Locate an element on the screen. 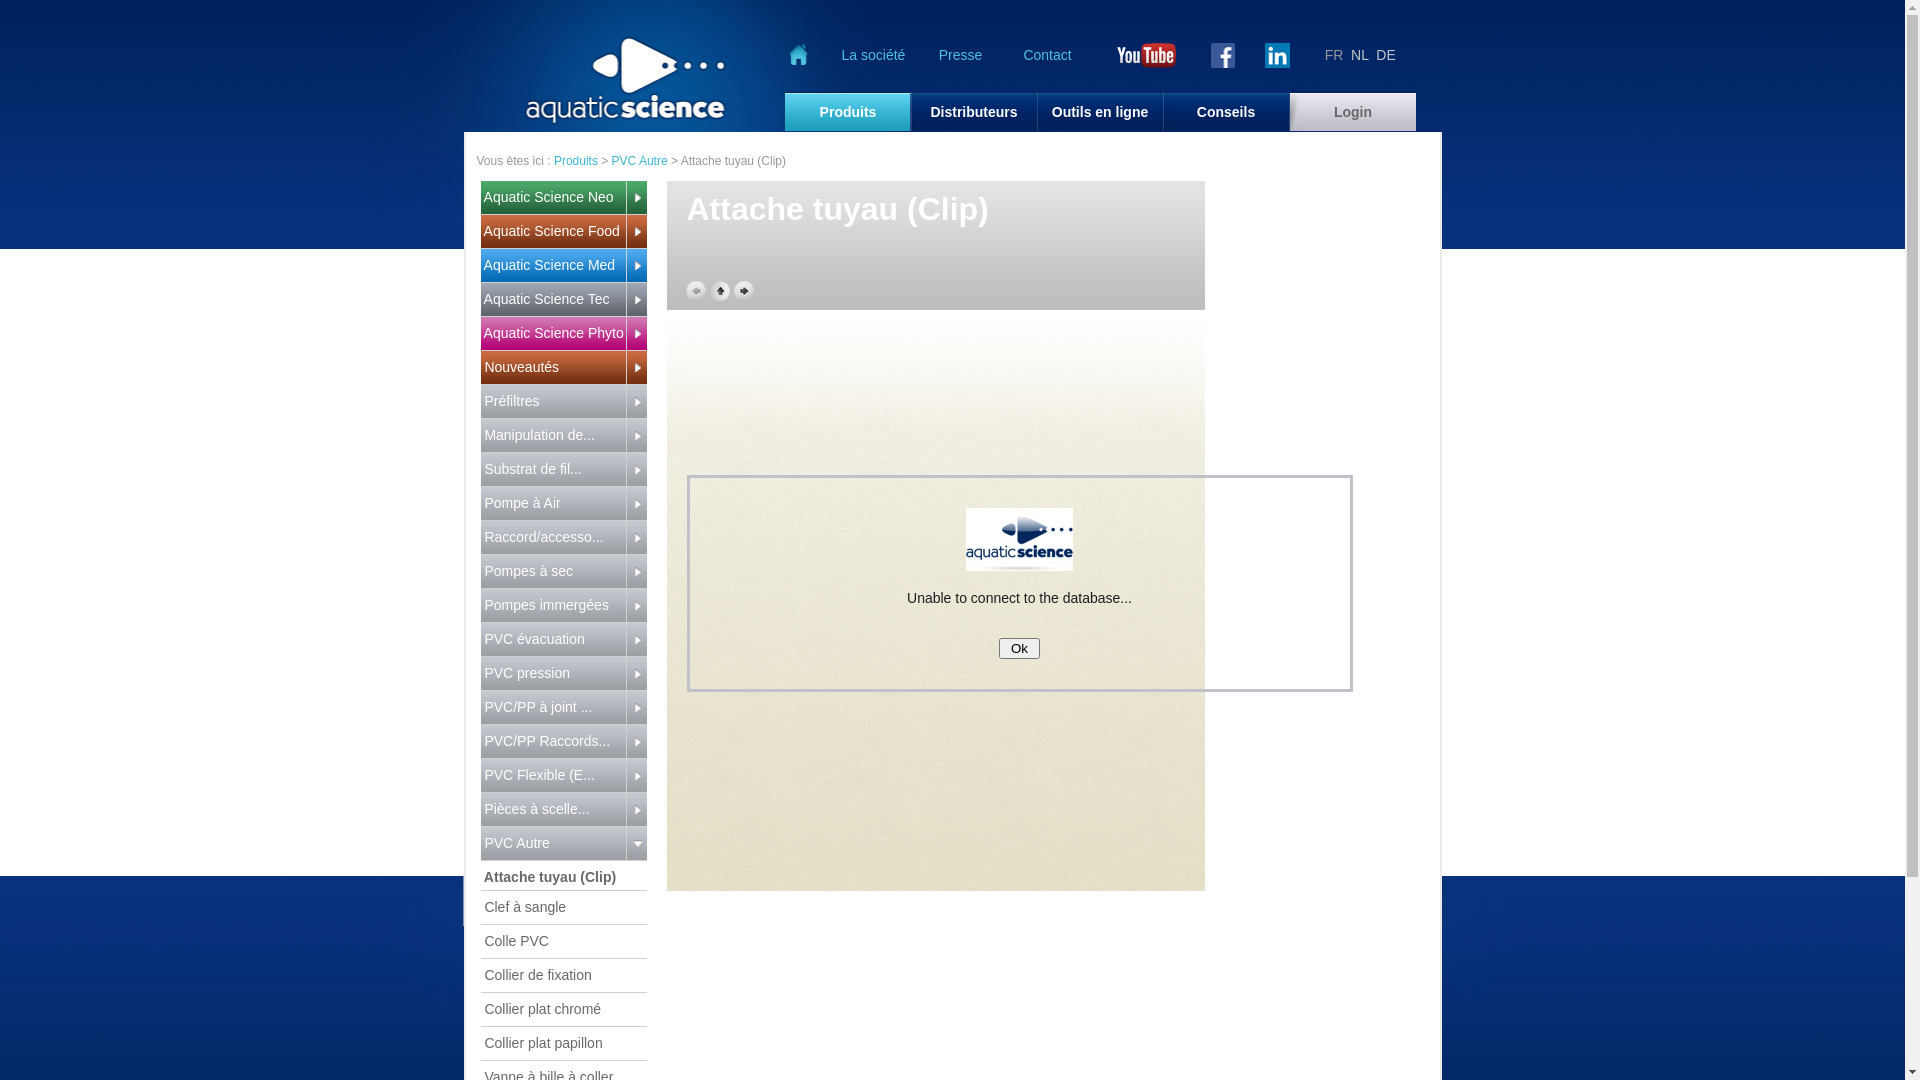 The width and height of the screenshot is (1920, 1080). ' Manipulation de...' is located at coordinates (552, 434).